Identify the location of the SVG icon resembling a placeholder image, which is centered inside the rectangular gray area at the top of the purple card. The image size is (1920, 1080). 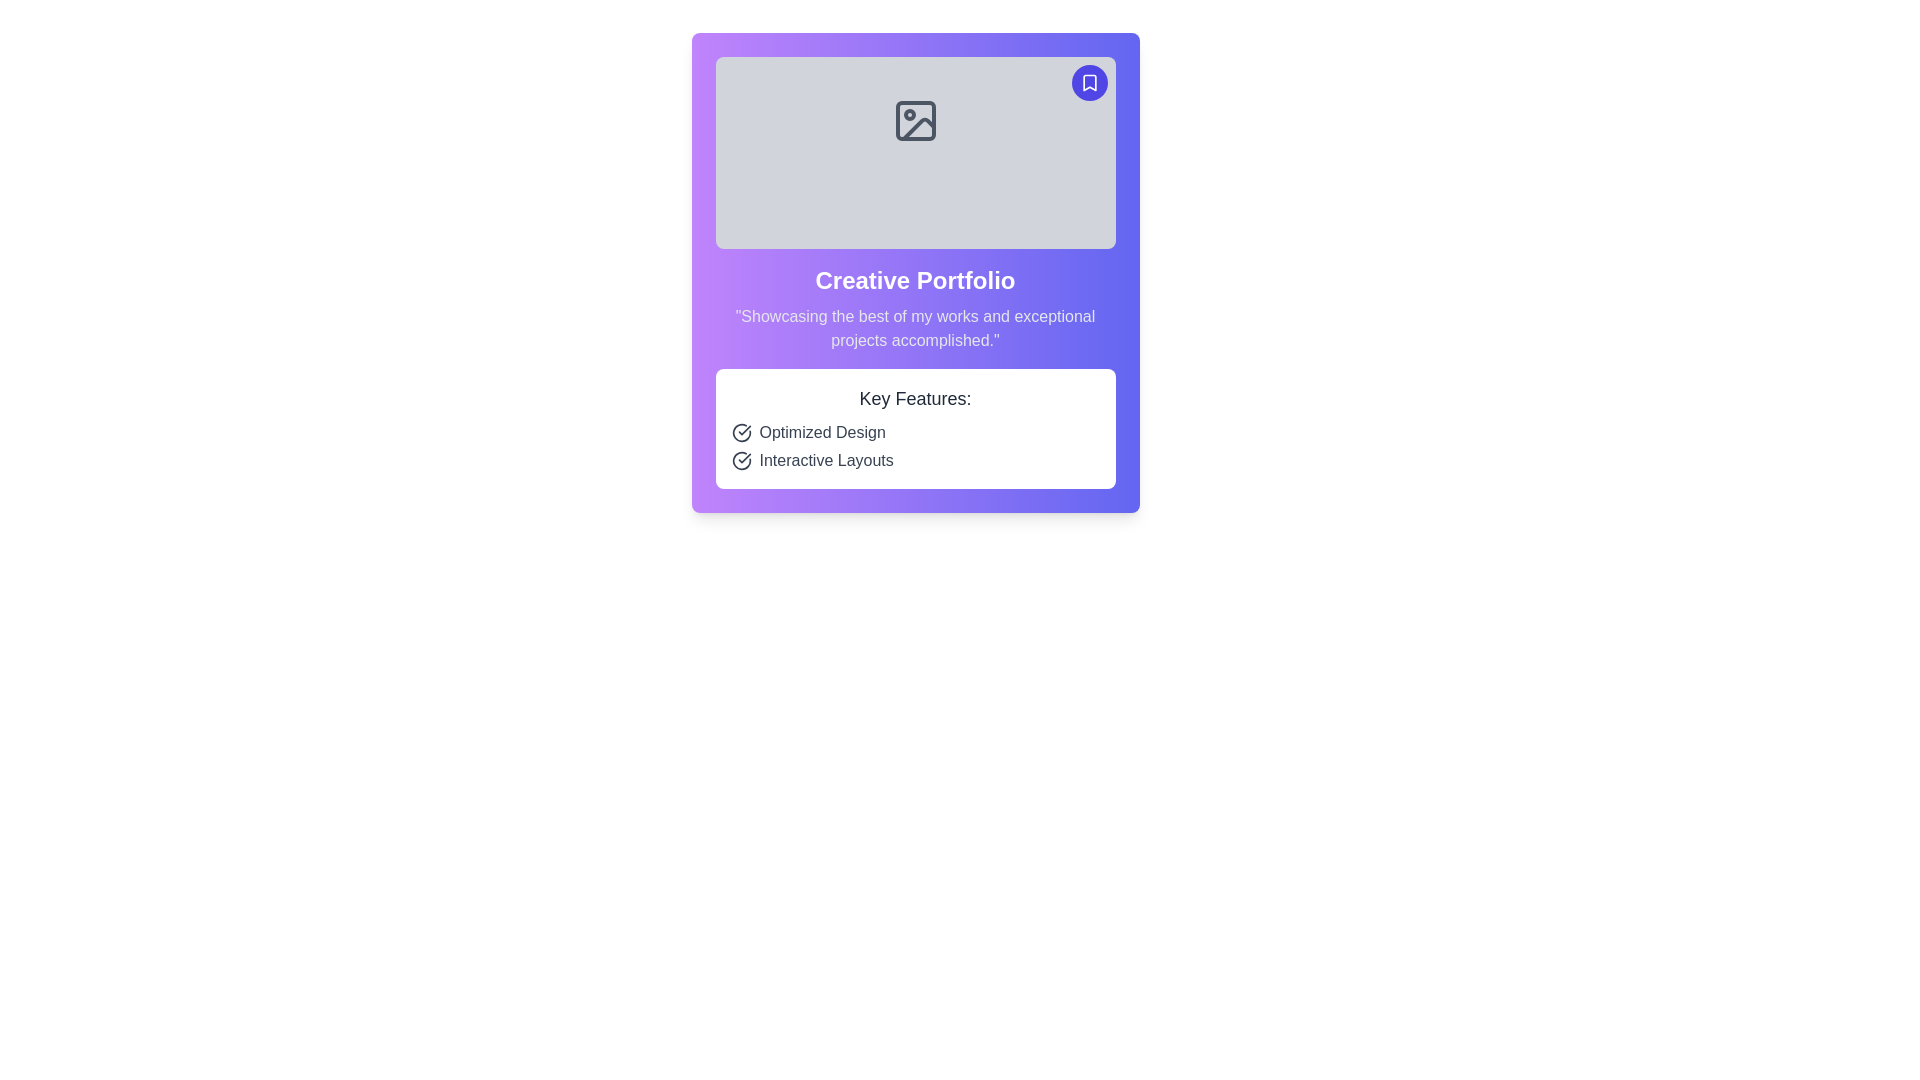
(914, 120).